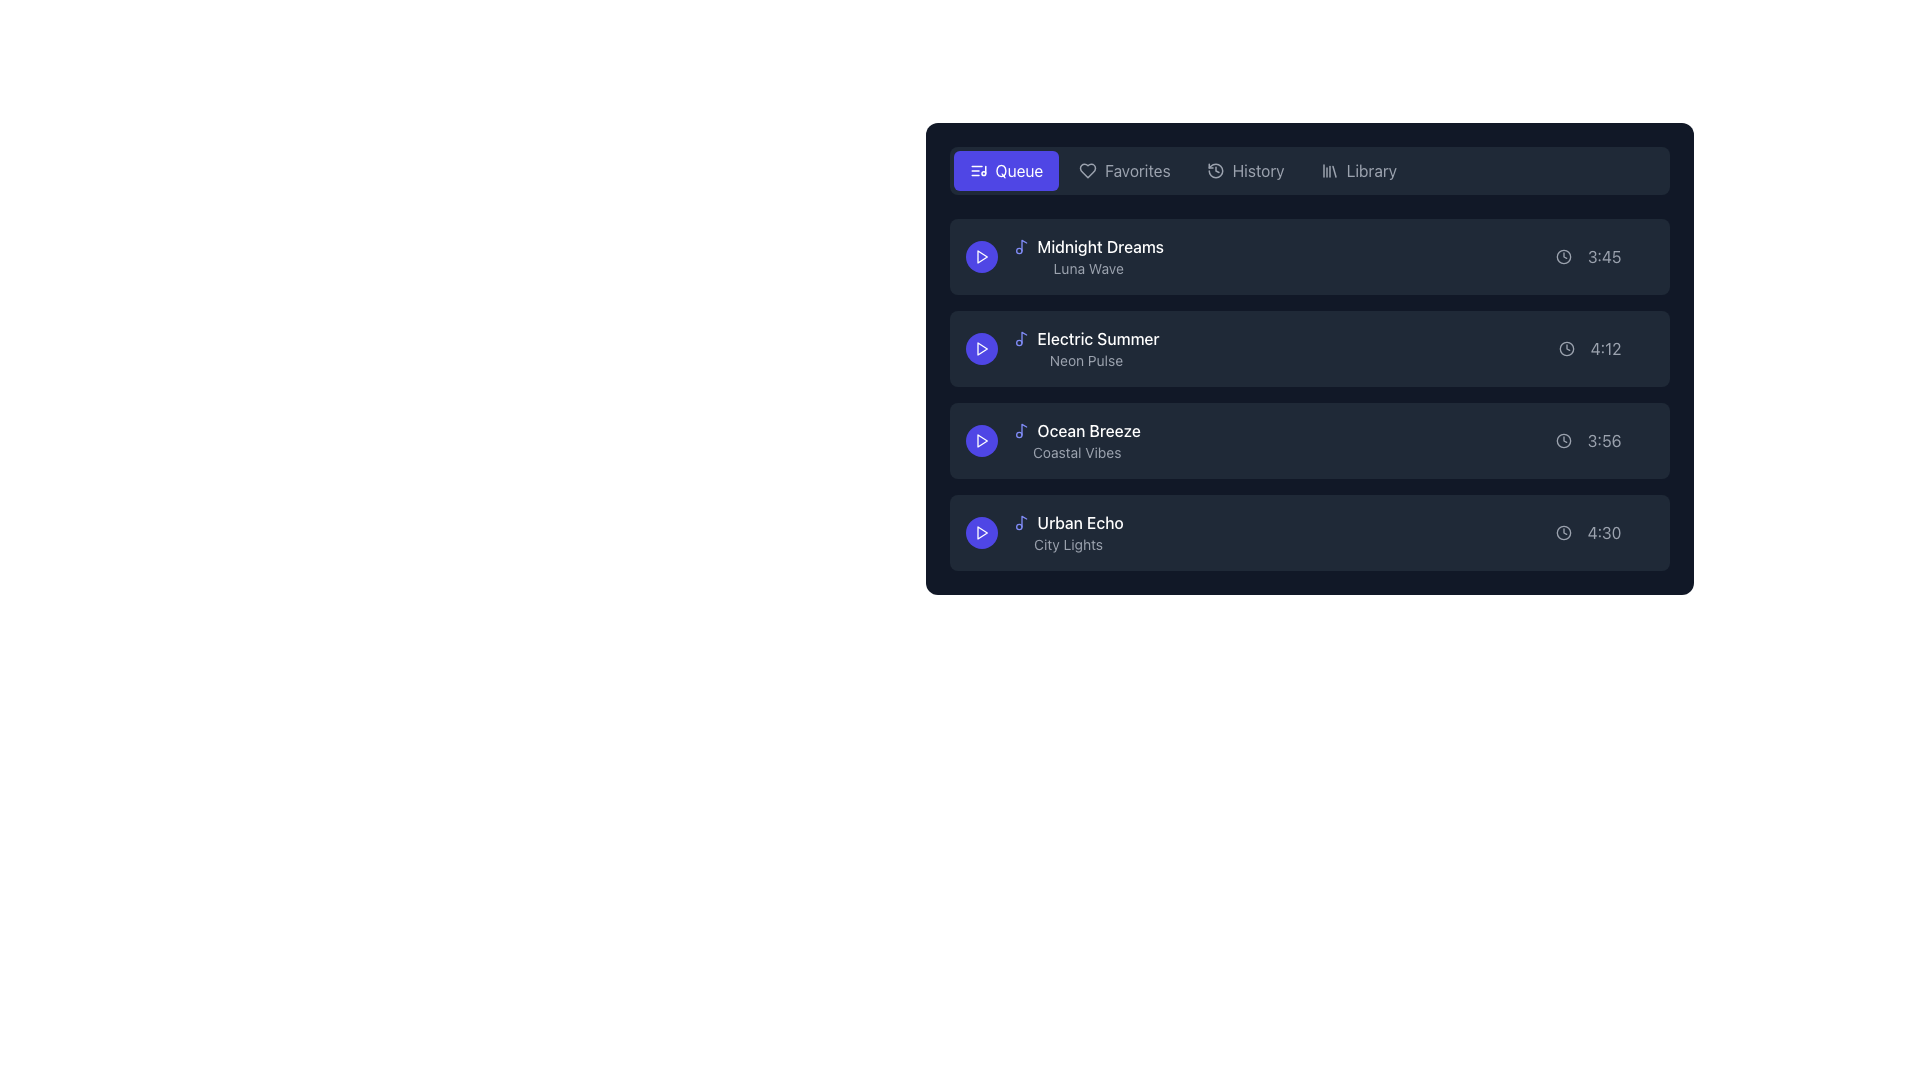  I want to click on the text label 'Urban Echo', so click(1067, 522).